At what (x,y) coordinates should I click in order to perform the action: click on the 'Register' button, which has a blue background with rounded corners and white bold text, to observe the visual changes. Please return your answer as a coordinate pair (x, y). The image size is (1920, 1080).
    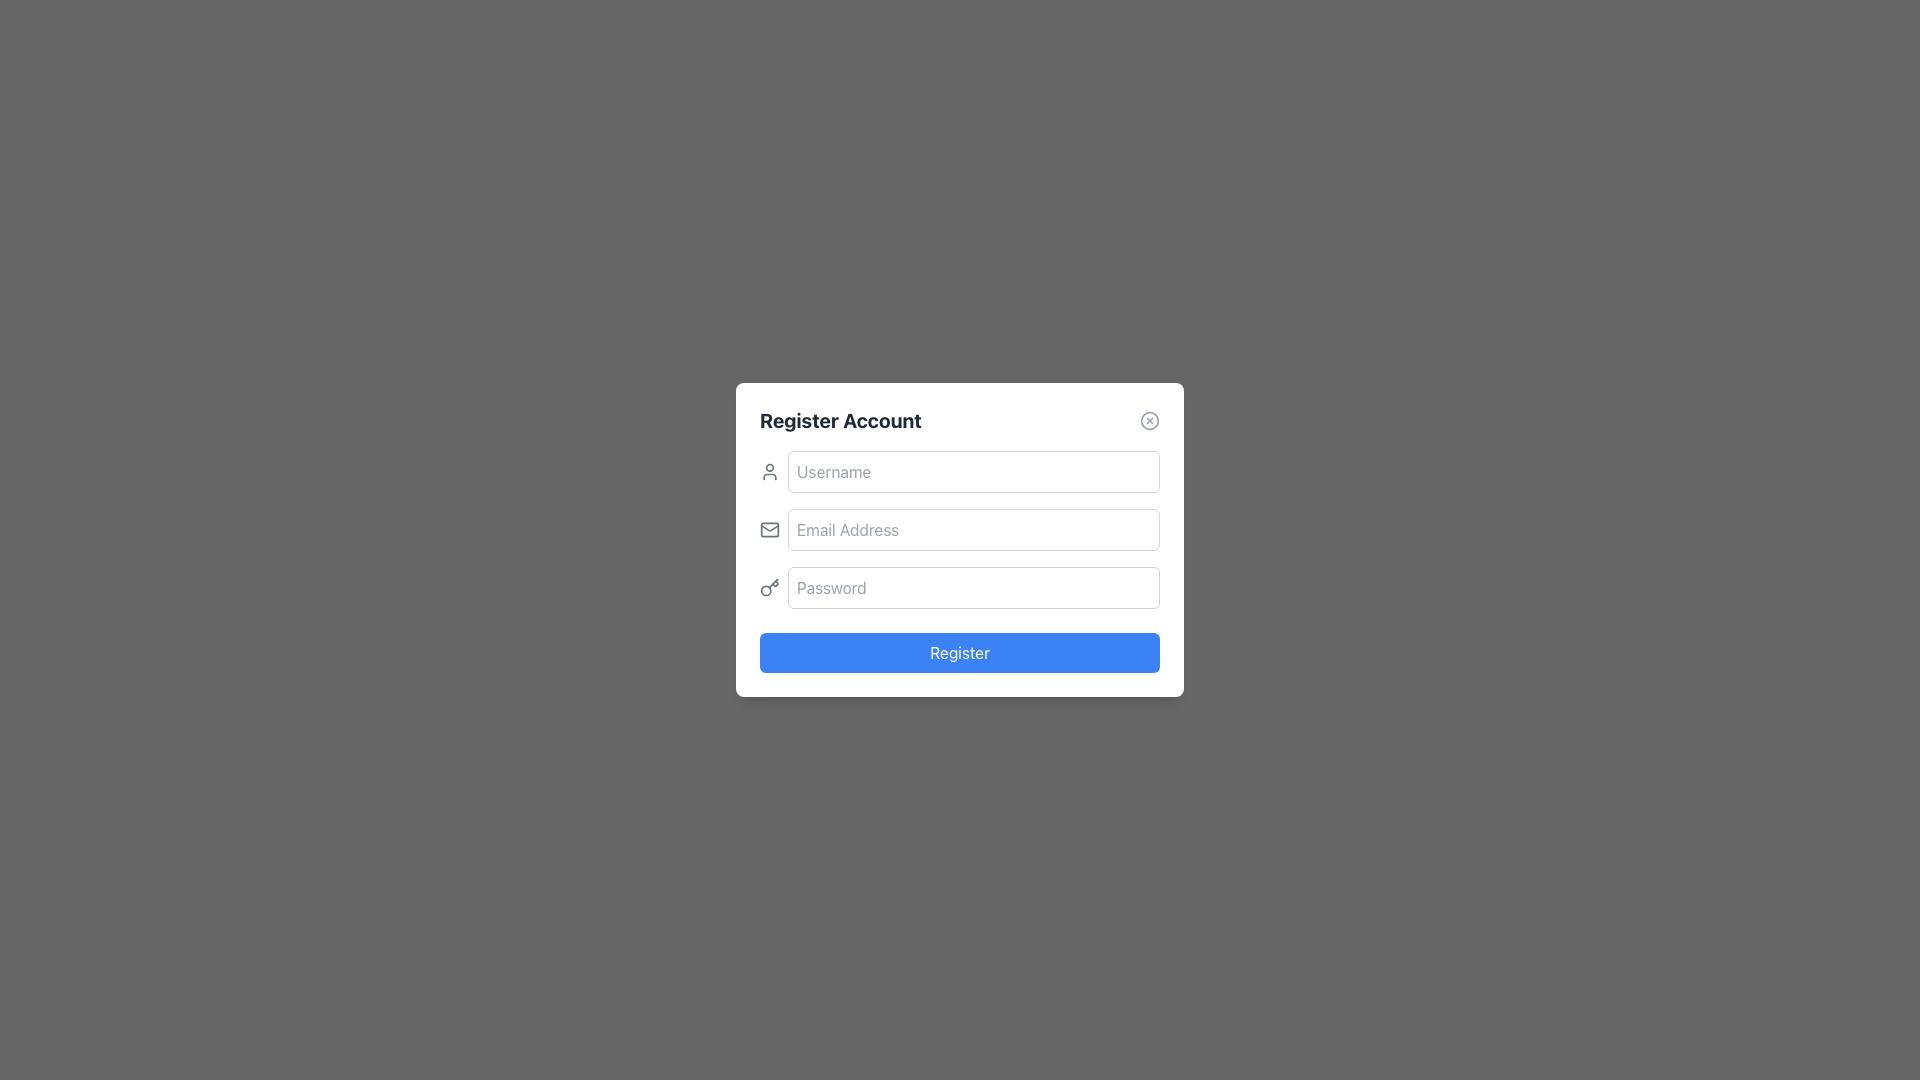
    Looking at the image, I should click on (960, 652).